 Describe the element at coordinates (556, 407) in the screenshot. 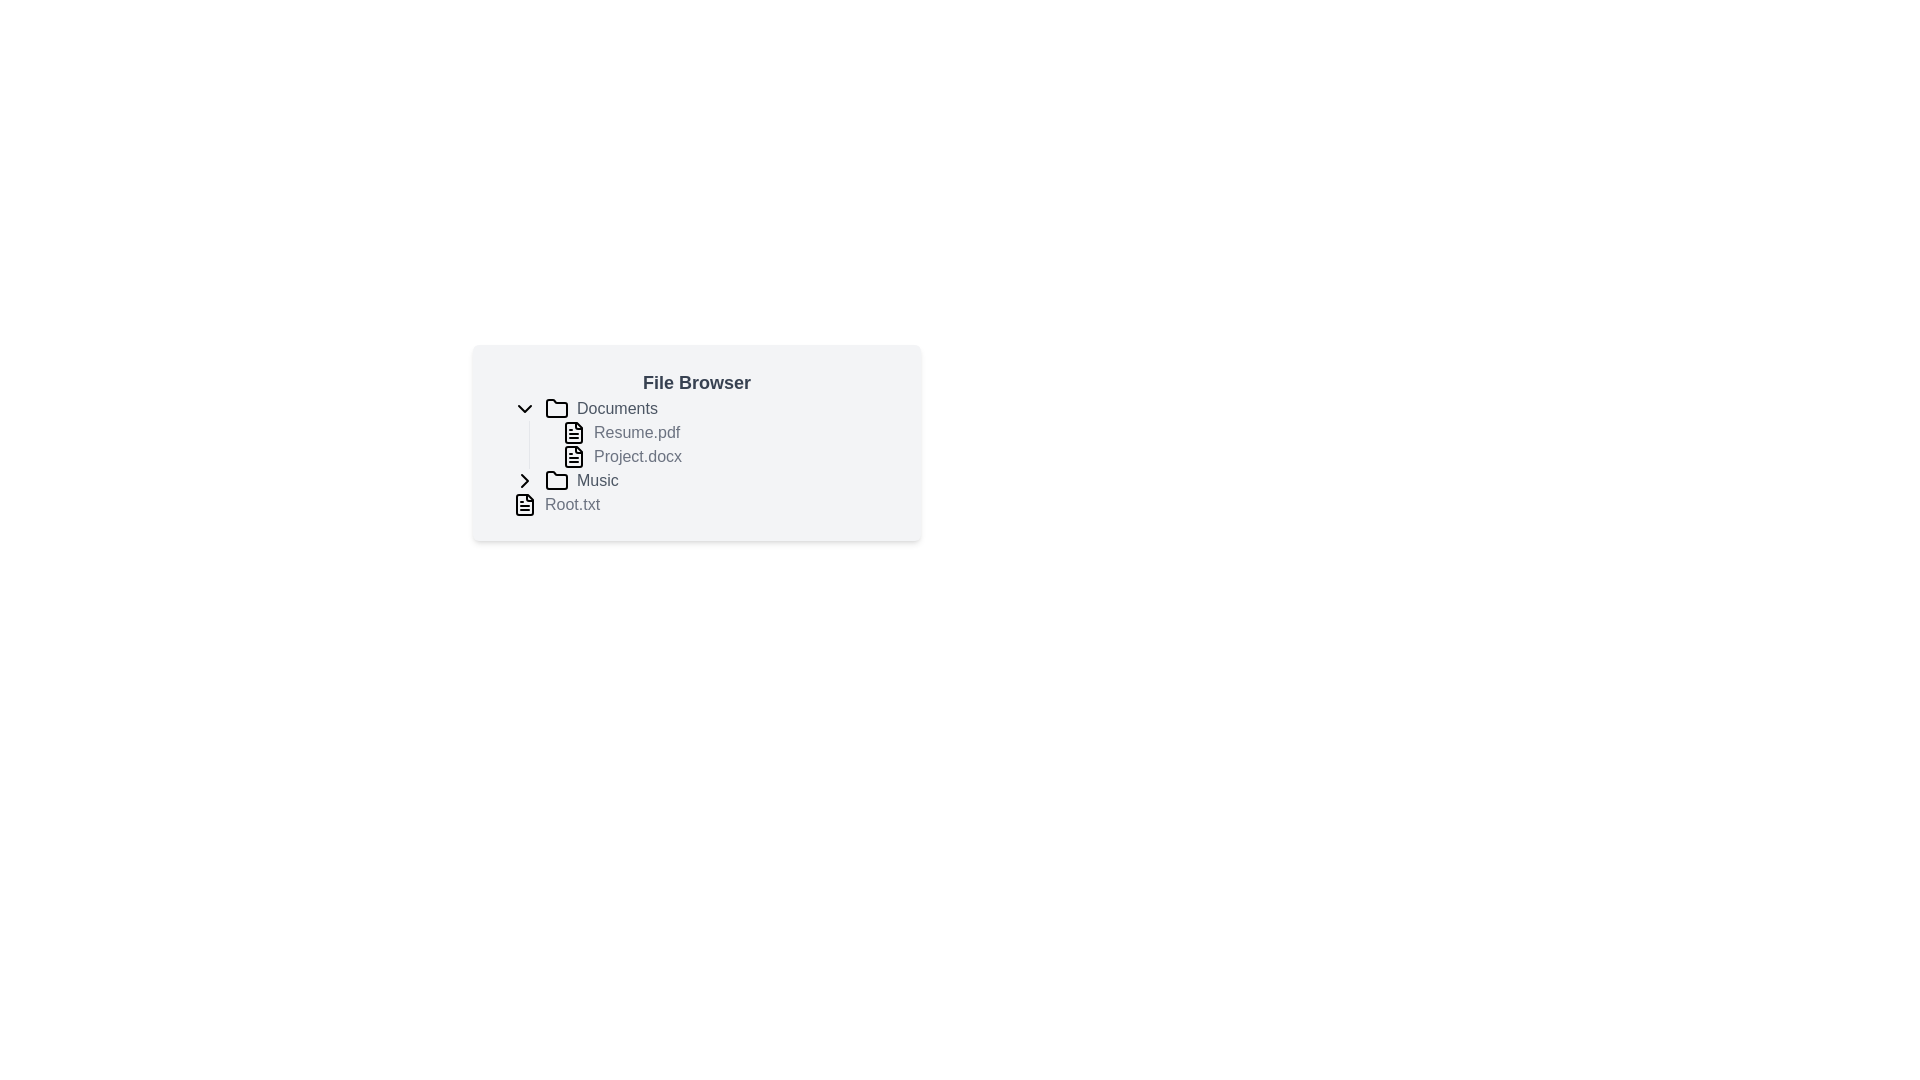

I see `the folder icon labeled 'Documents' in the file browser interface, which is the first item in the vertical list` at that location.